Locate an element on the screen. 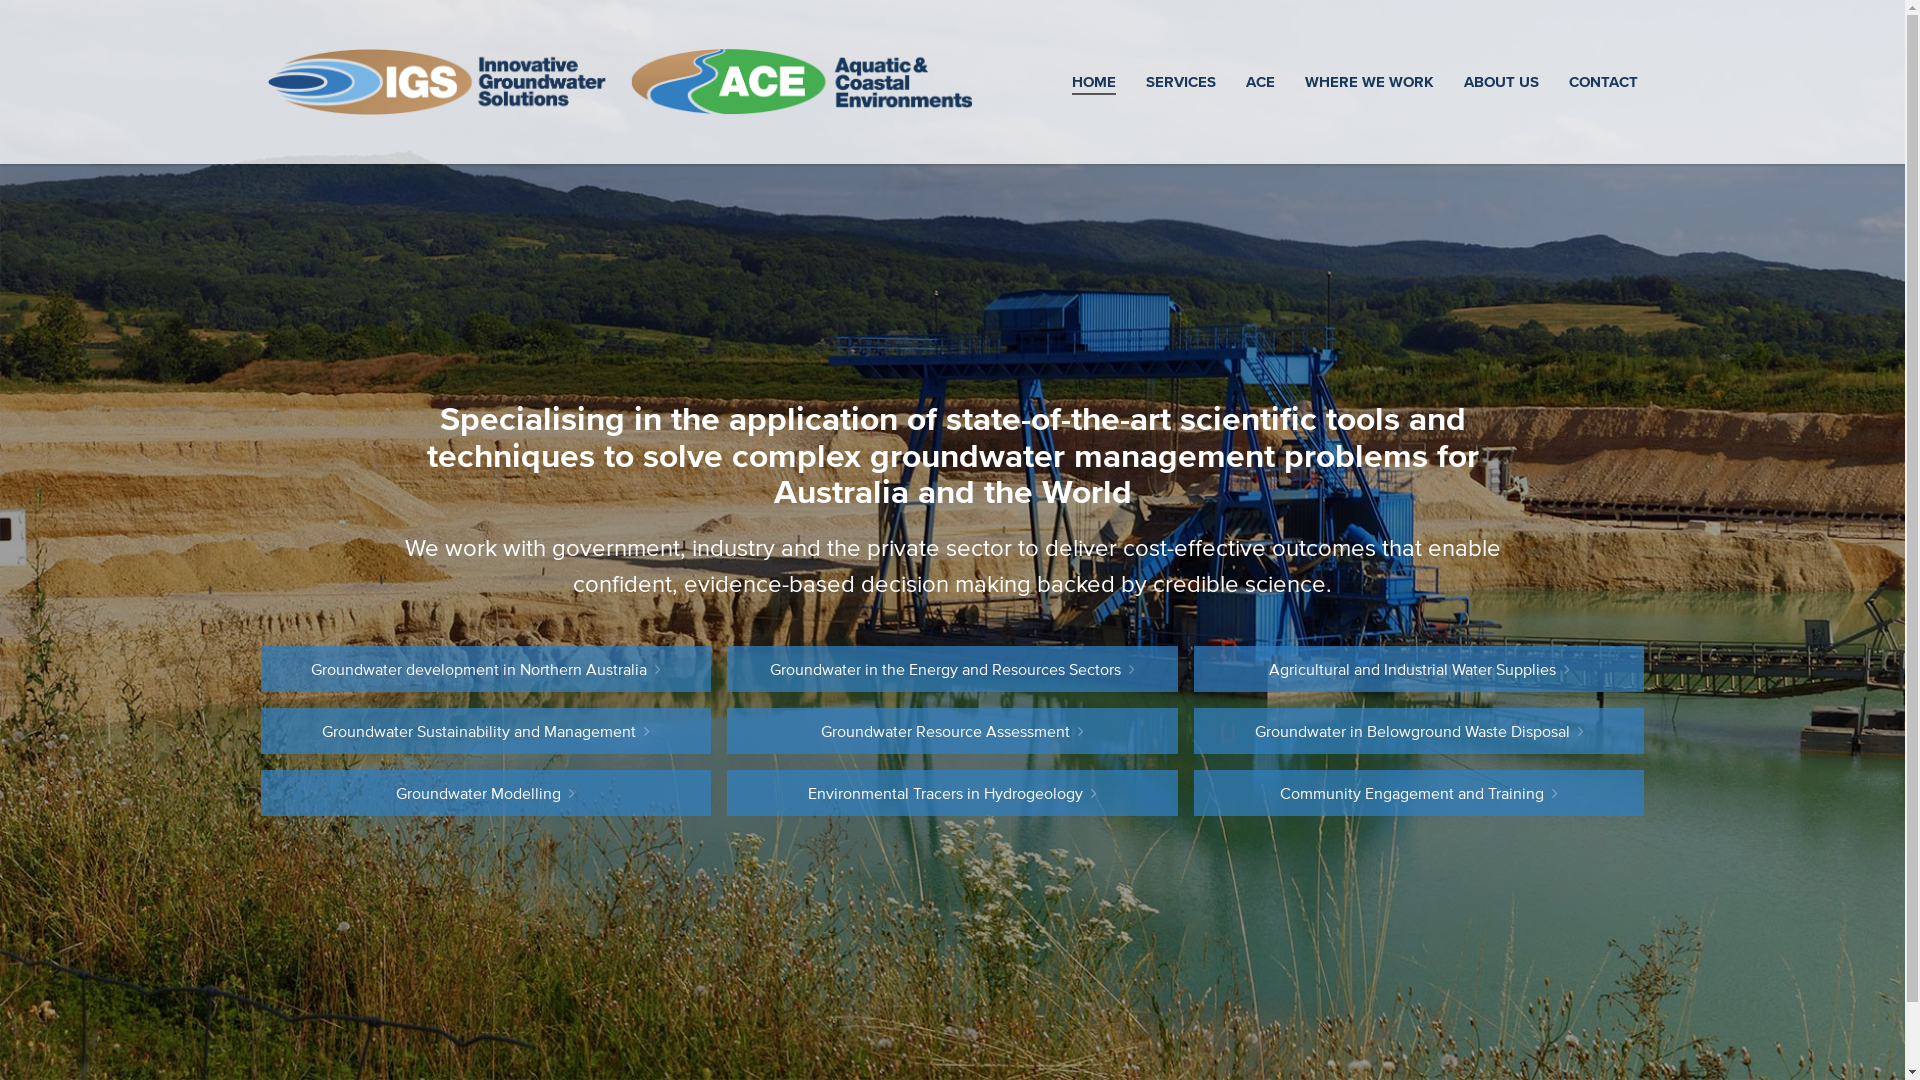  'Community Engagement and Training  ' is located at coordinates (1418, 792).